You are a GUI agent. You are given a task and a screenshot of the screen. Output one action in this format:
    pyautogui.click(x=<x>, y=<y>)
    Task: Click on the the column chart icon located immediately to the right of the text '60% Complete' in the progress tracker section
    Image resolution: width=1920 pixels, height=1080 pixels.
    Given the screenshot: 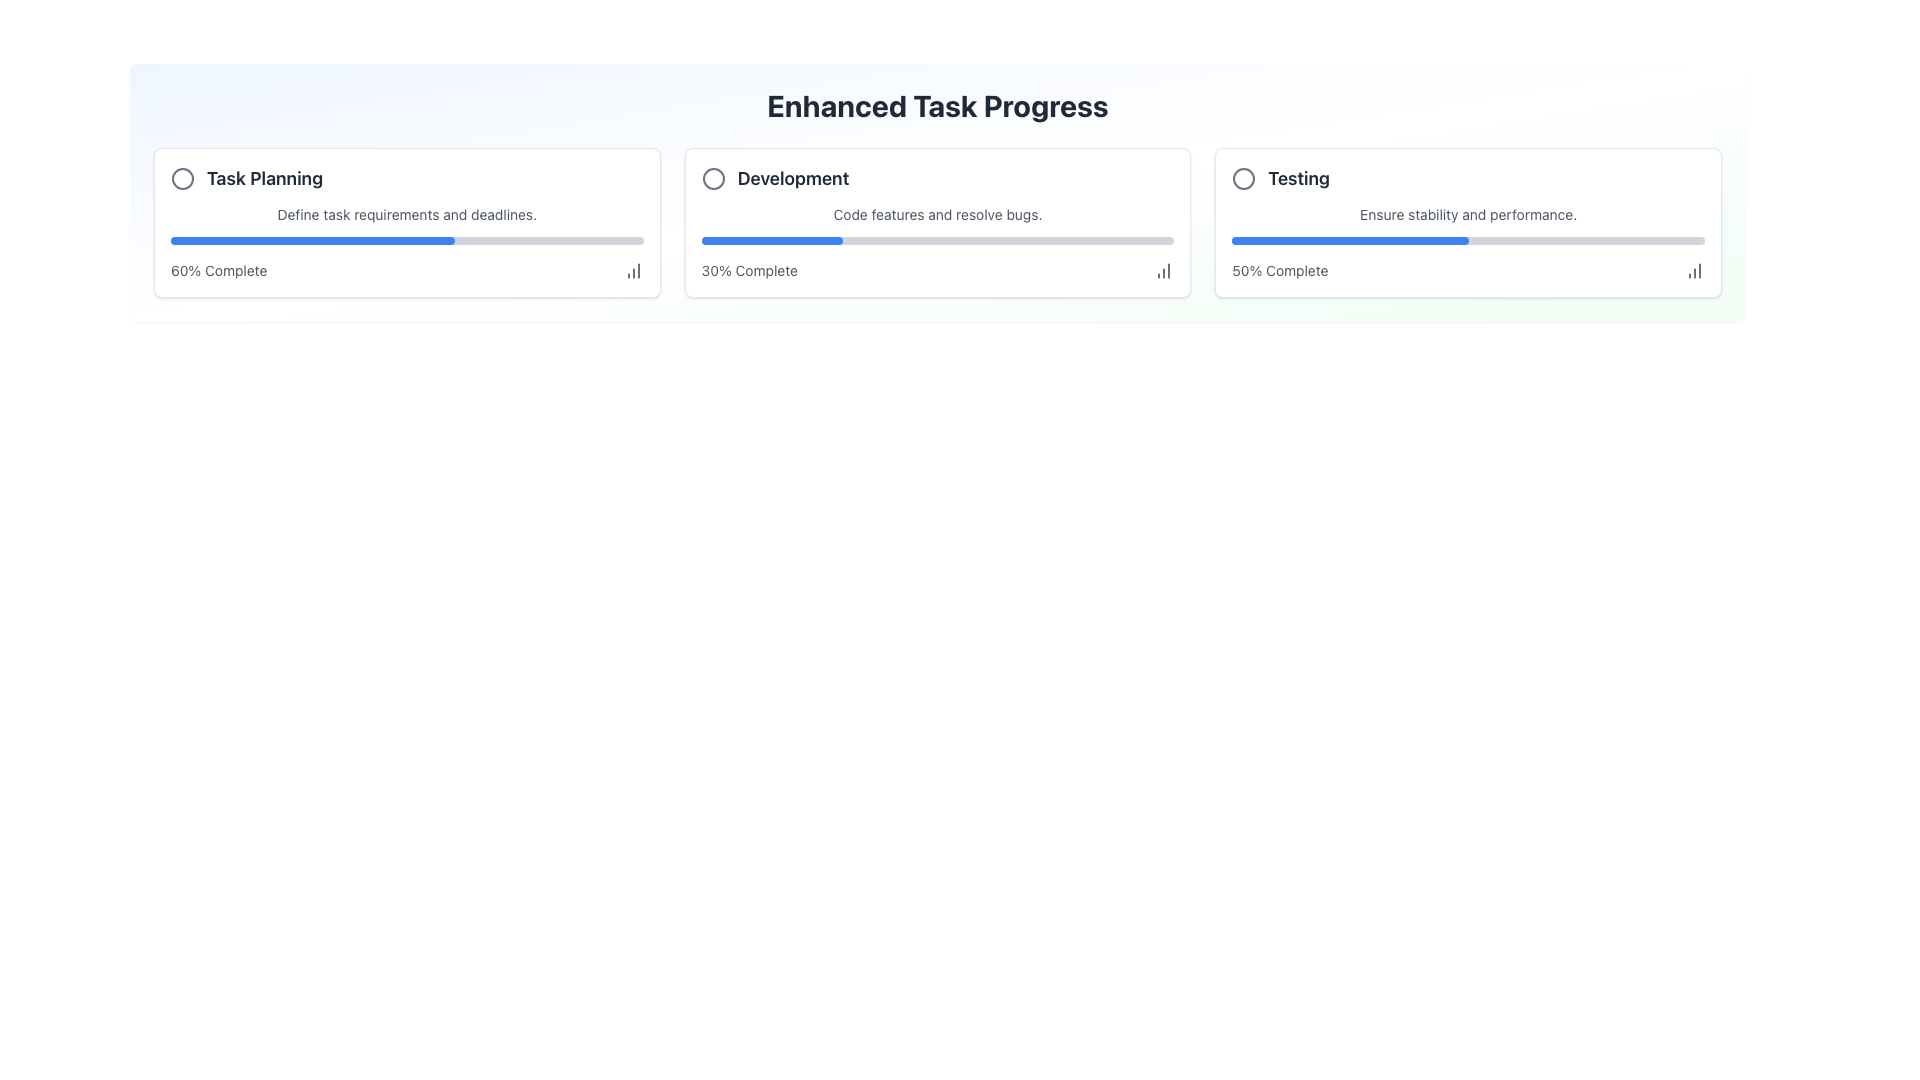 What is the action you would take?
    pyautogui.click(x=632, y=270)
    